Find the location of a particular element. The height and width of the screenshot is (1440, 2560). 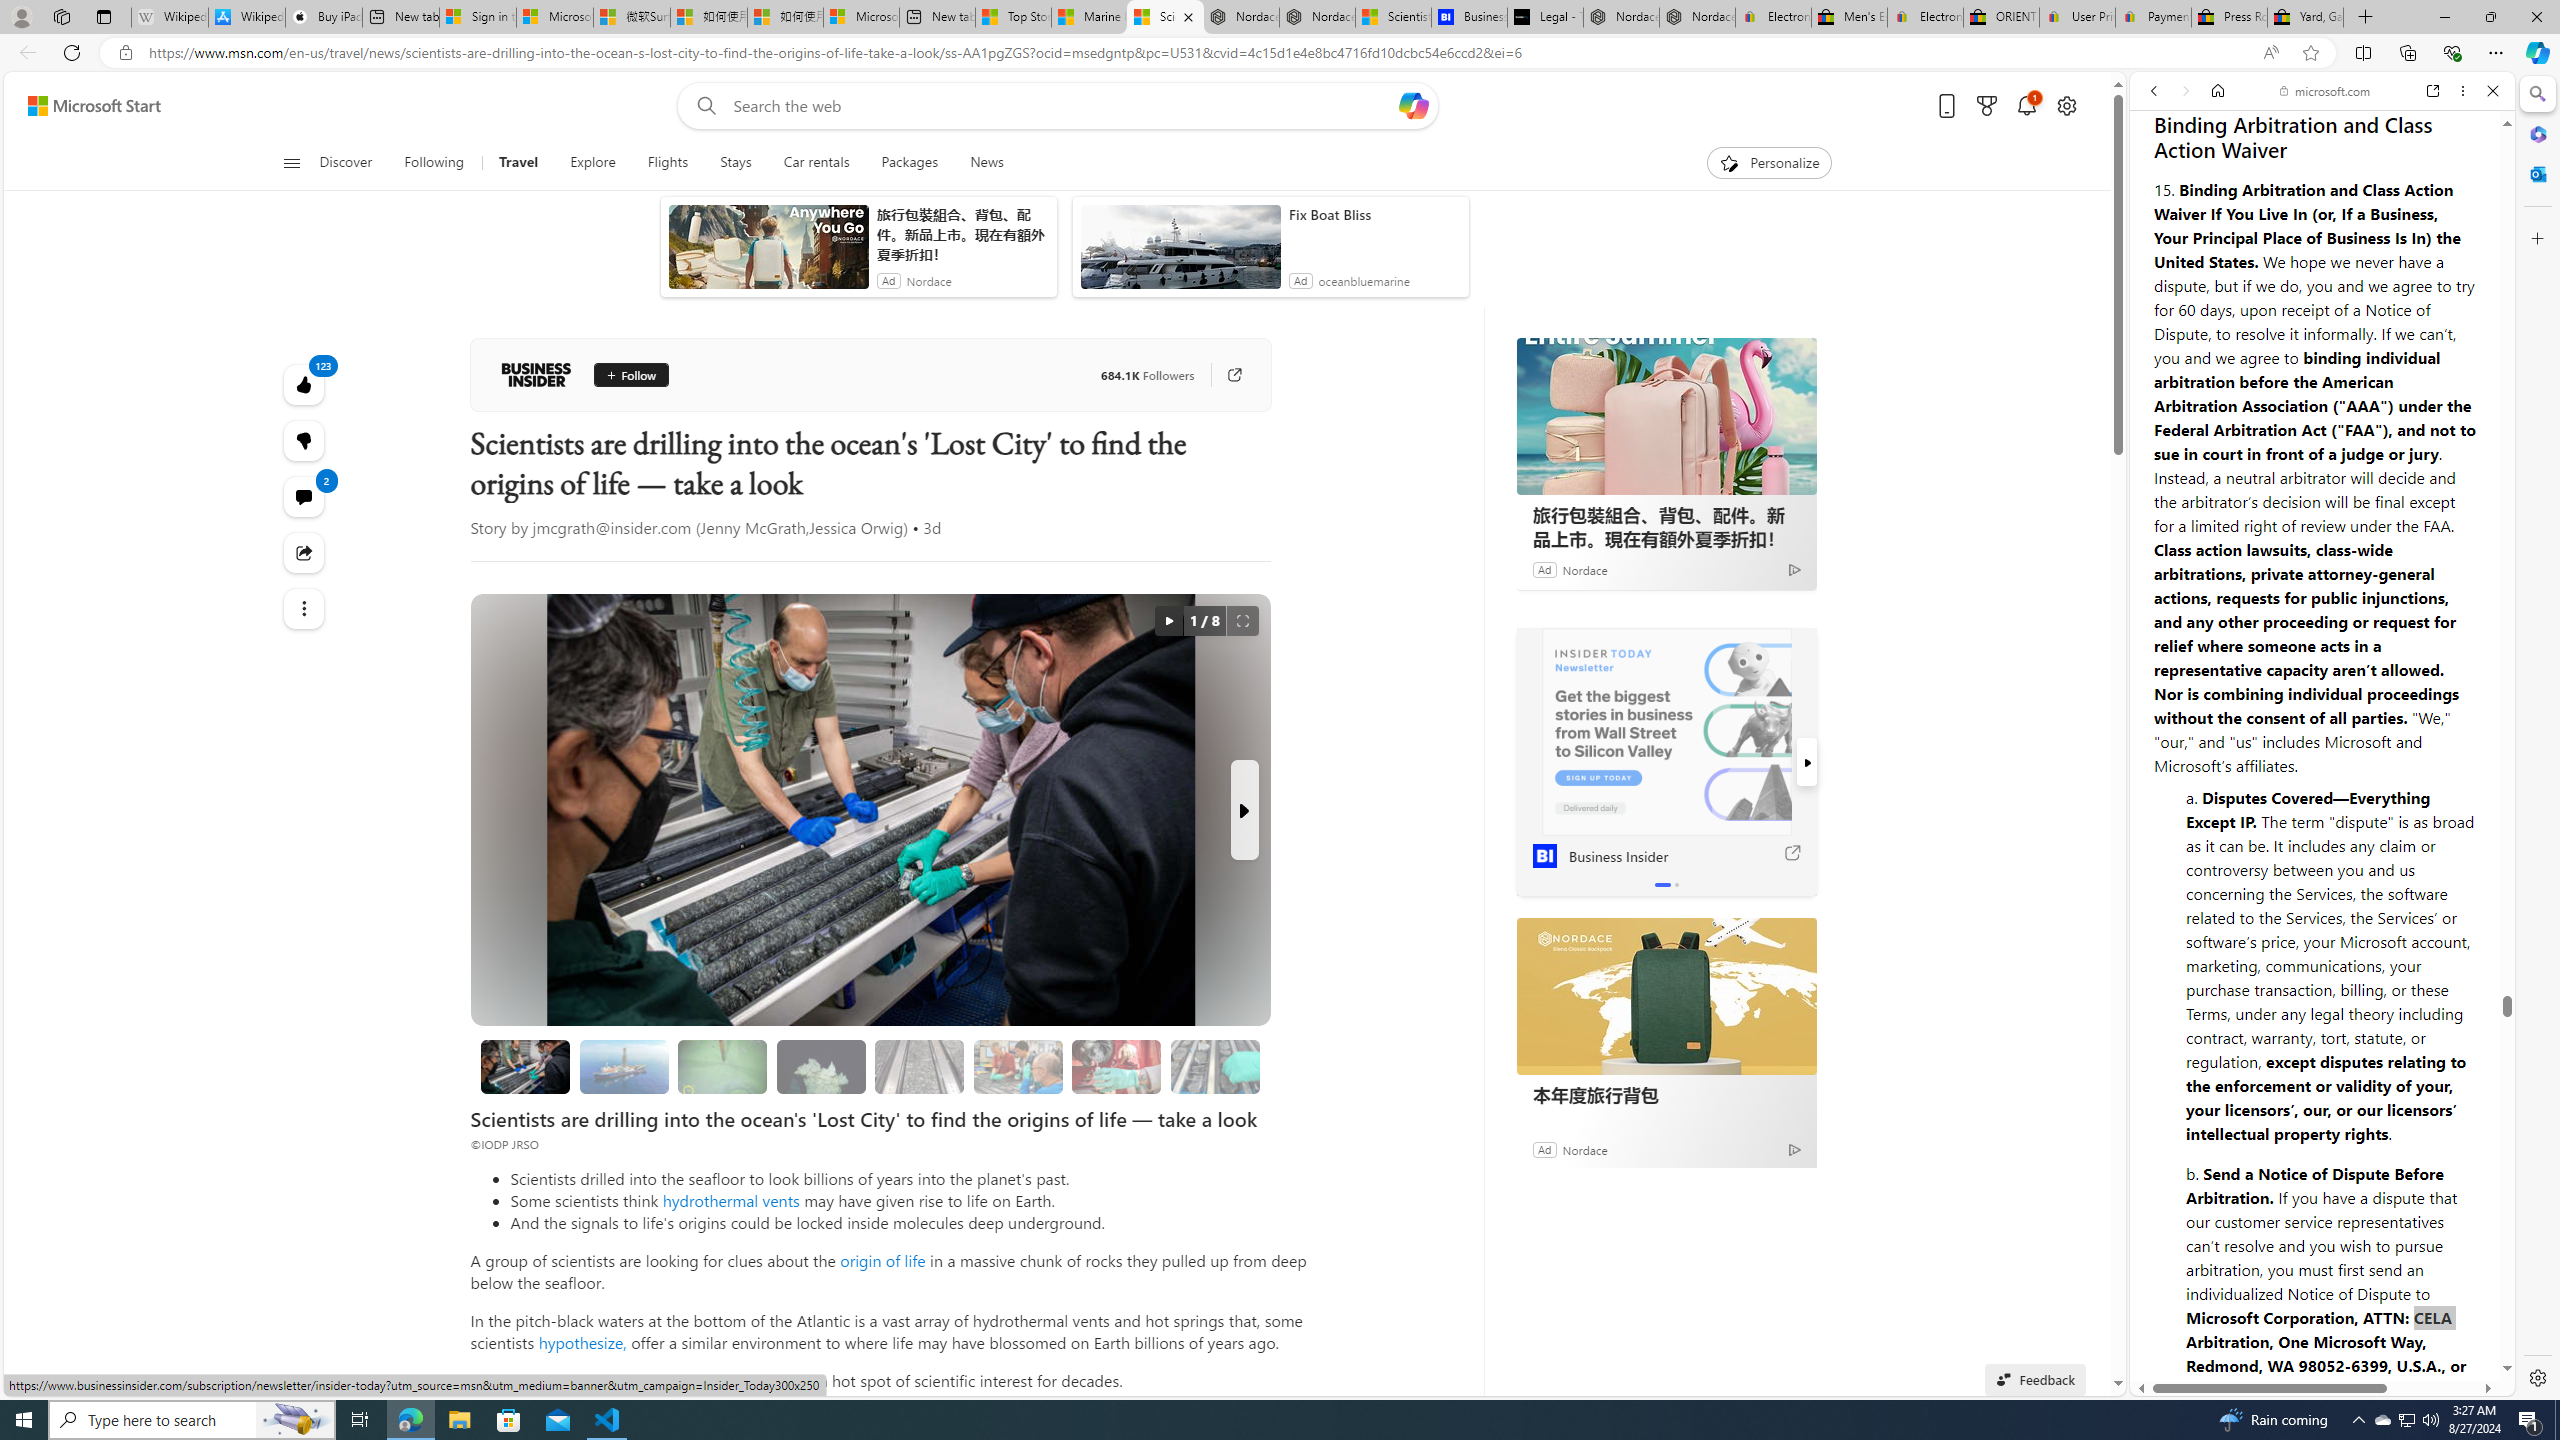

'Stays' is located at coordinates (735, 162).